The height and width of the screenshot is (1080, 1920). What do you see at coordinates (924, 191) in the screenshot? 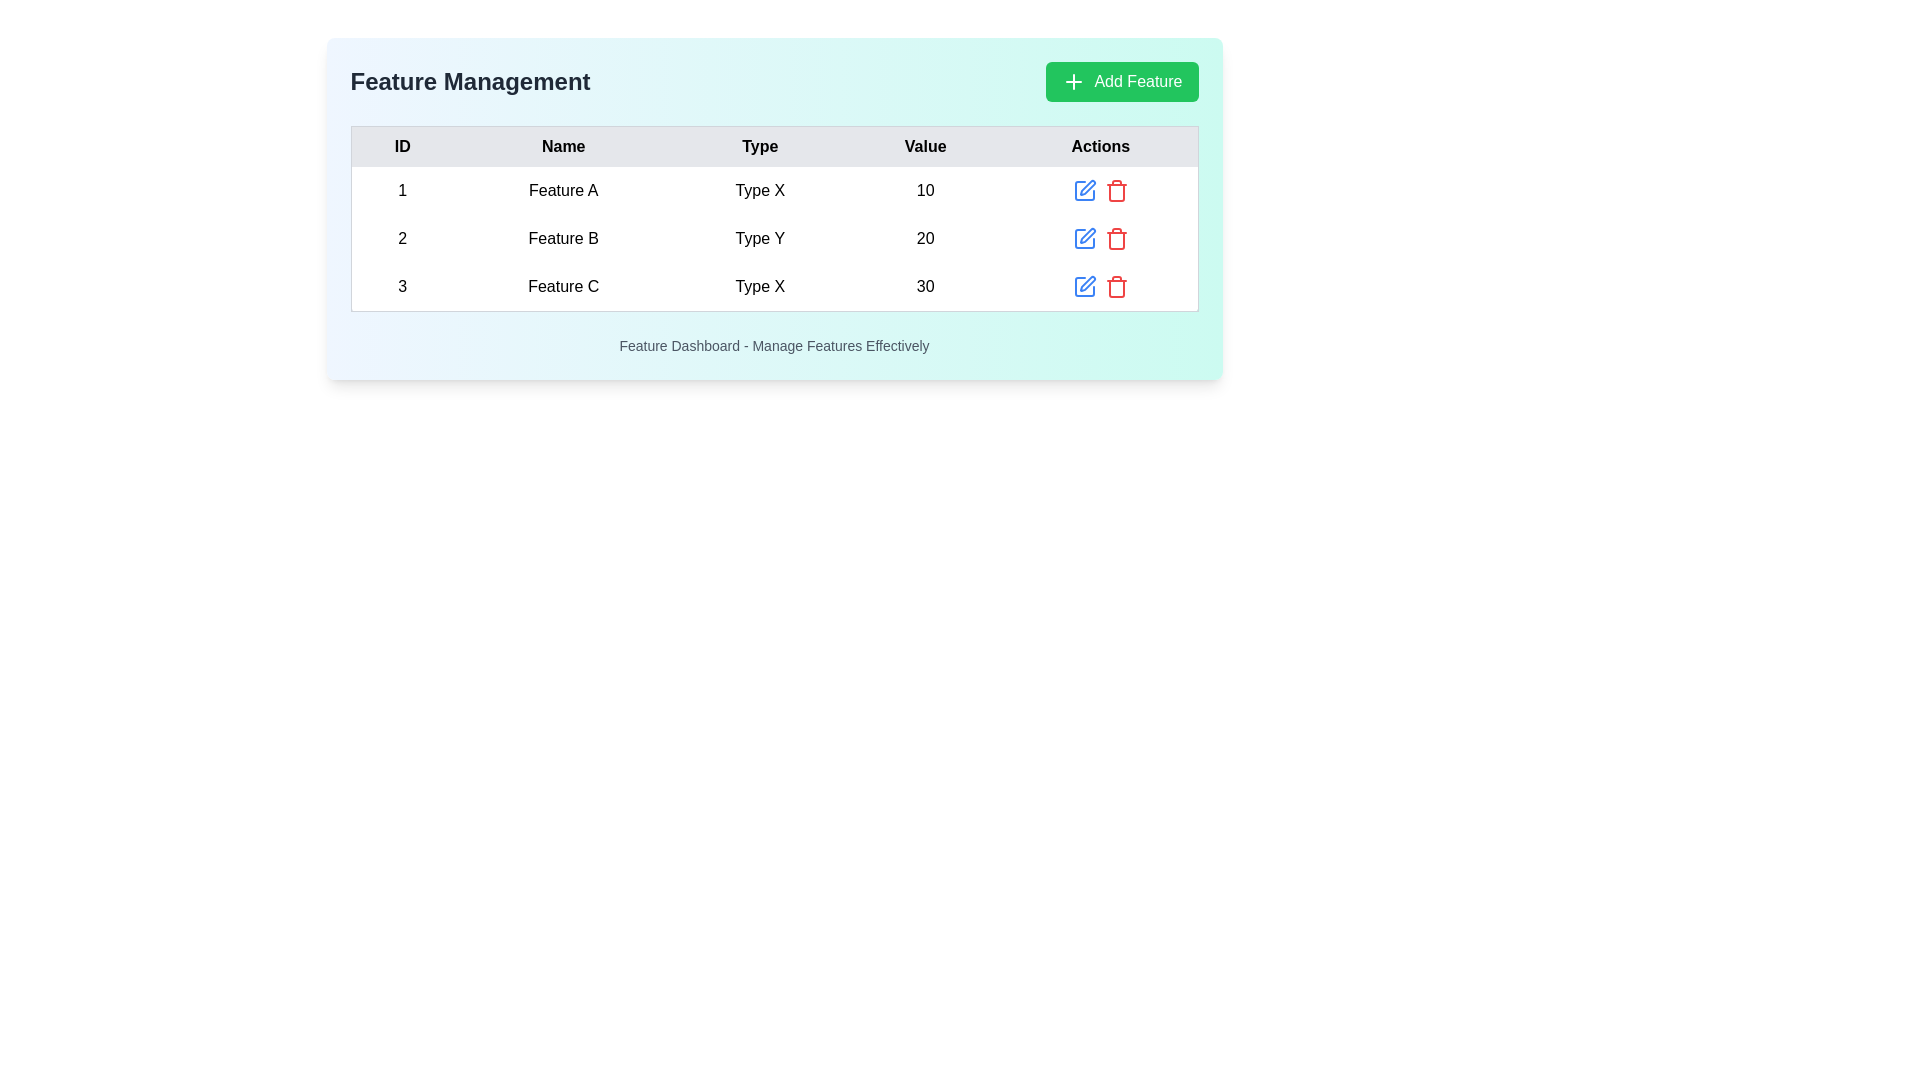
I see `the text label displaying the numerical value '10' in the 'Value' column of the first row of the table` at bounding box center [924, 191].